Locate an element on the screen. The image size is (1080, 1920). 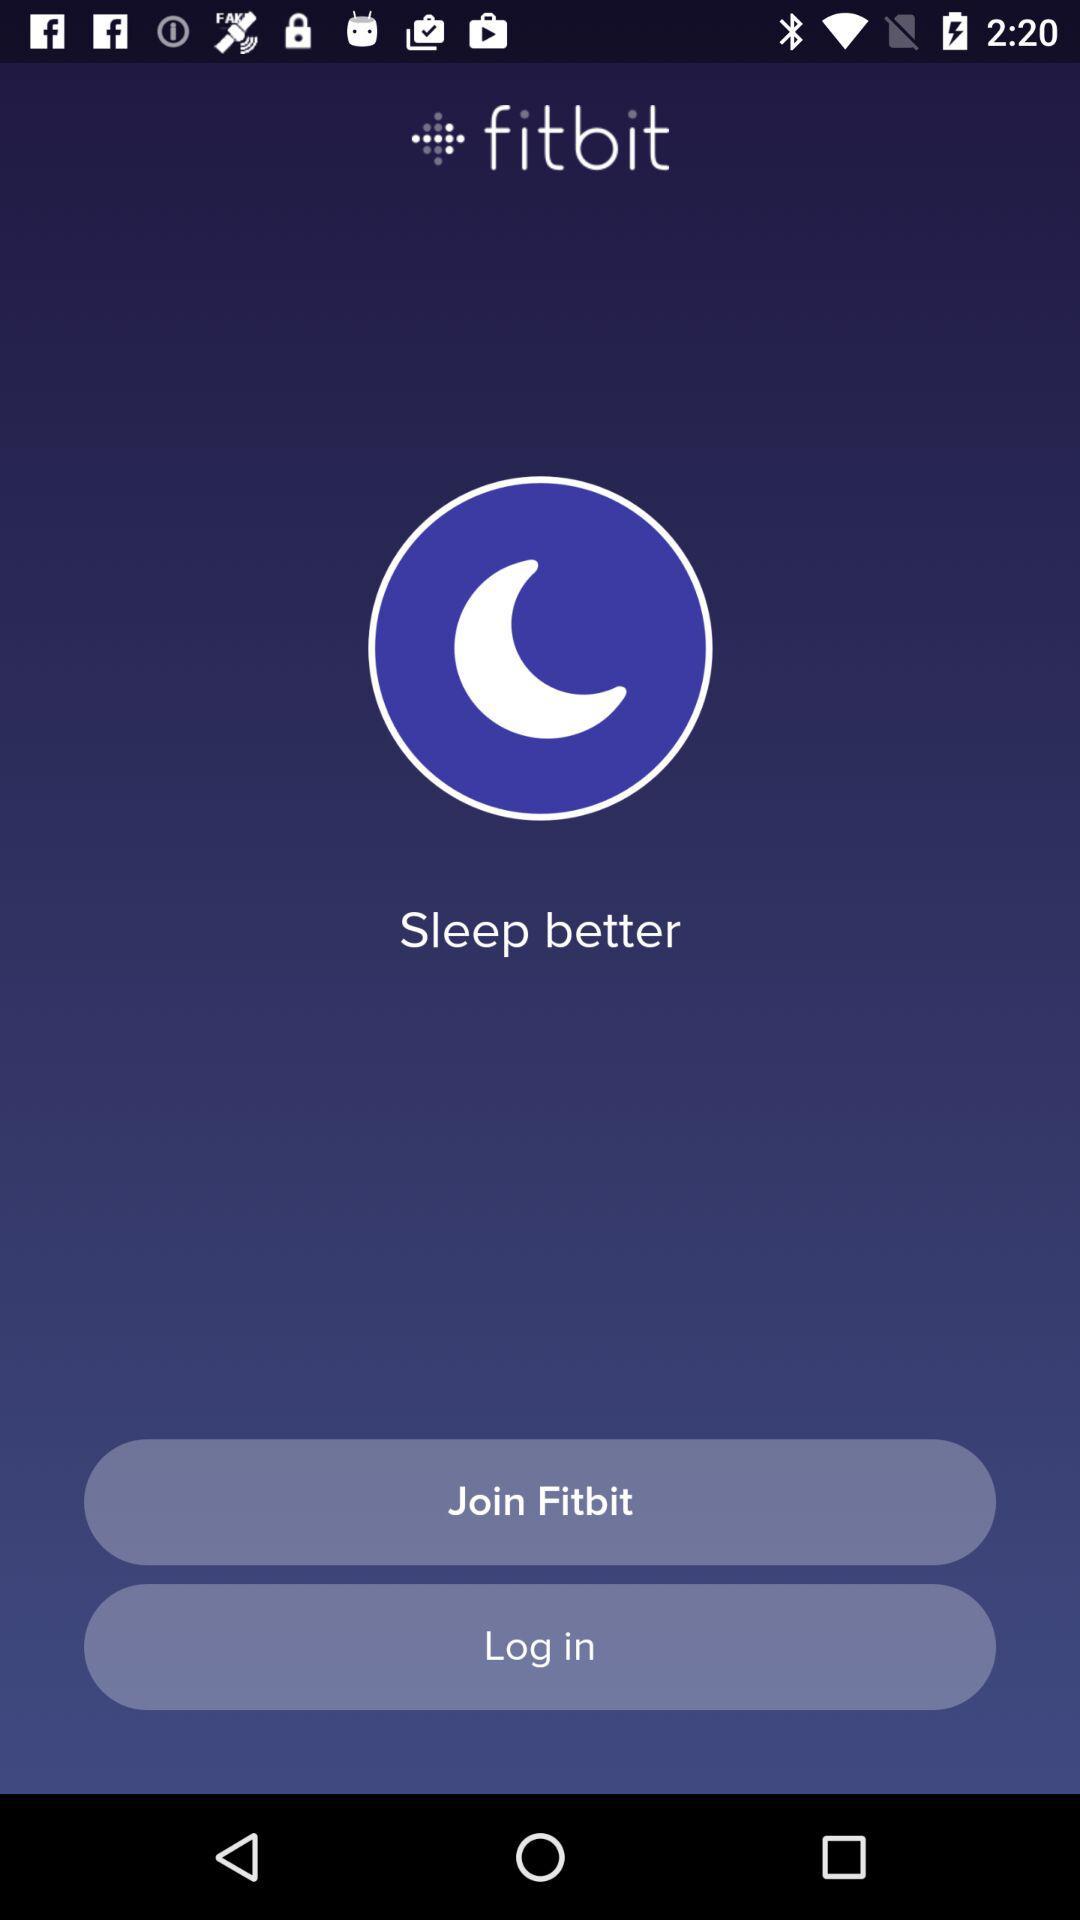
the icon above log in is located at coordinates (540, 1502).